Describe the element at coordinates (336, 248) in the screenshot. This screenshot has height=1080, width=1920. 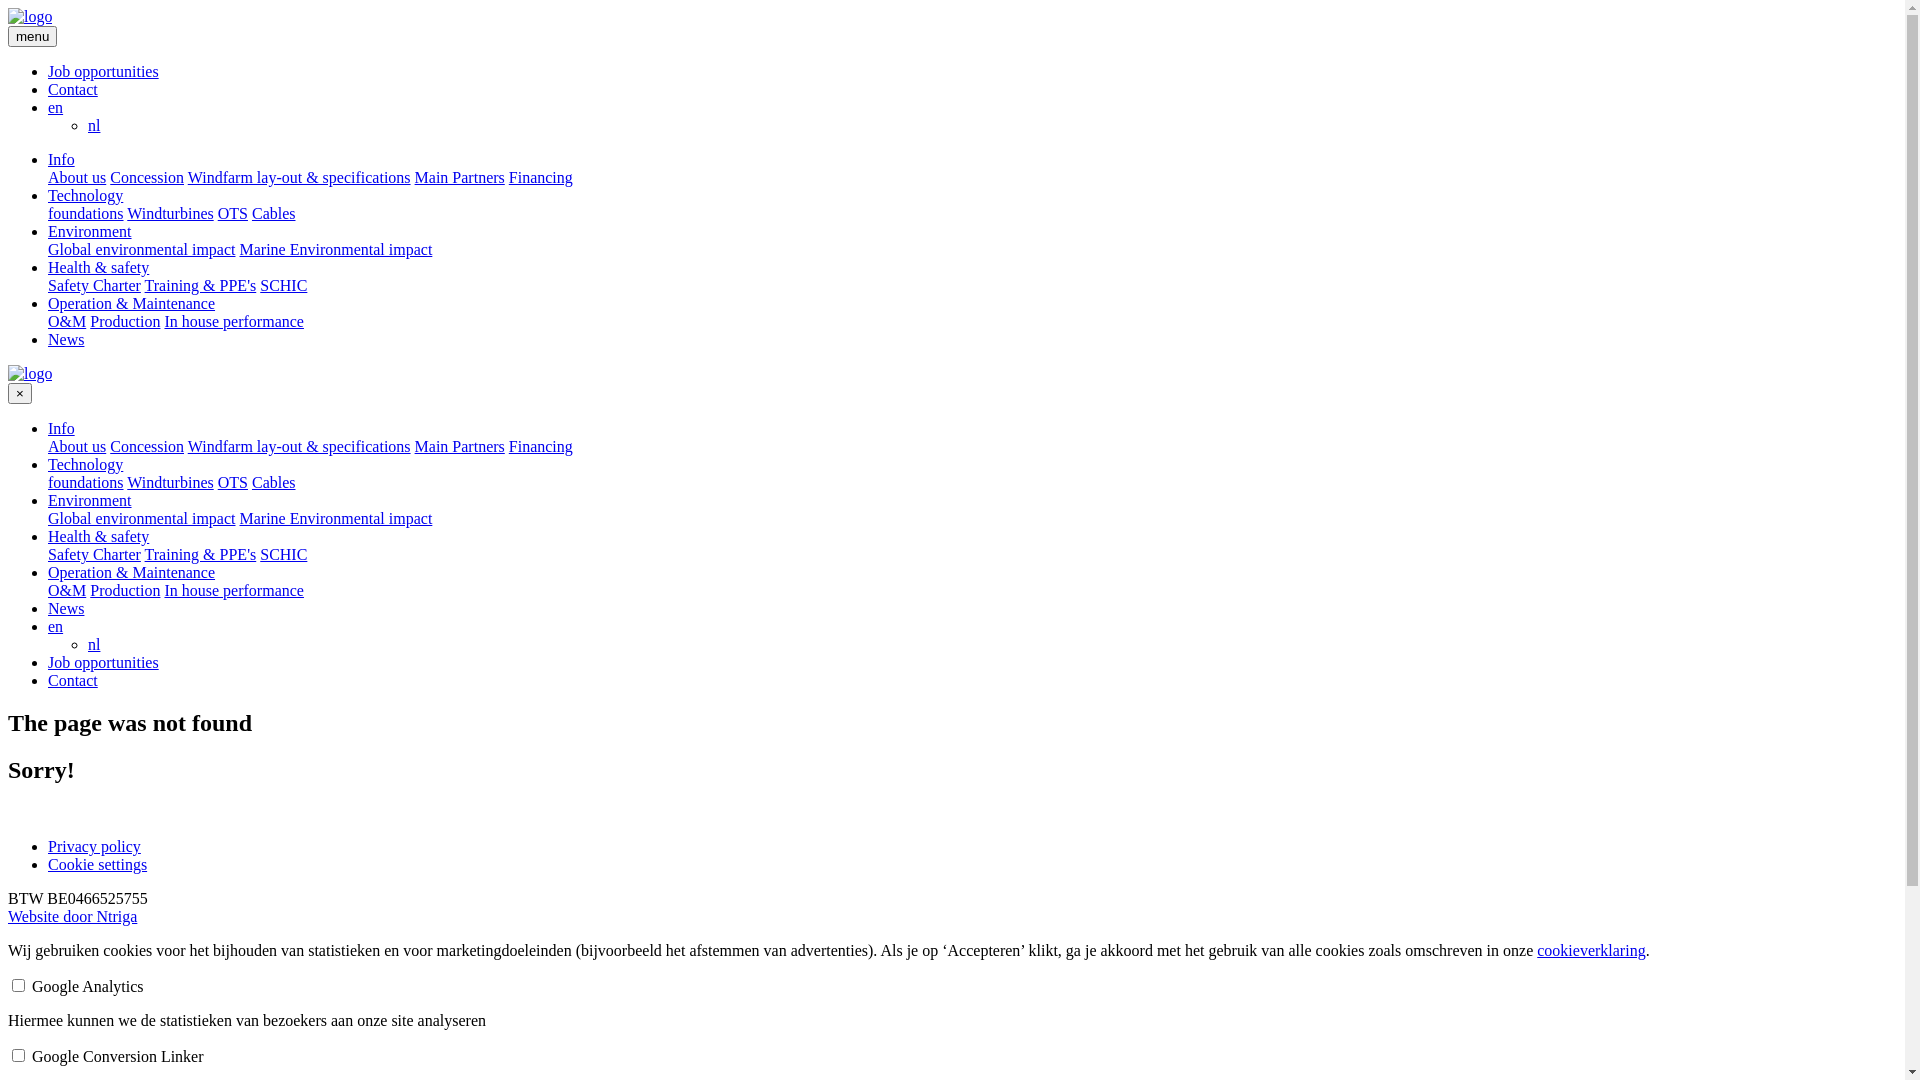
I see `'Marine Environmental impact'` at that location.